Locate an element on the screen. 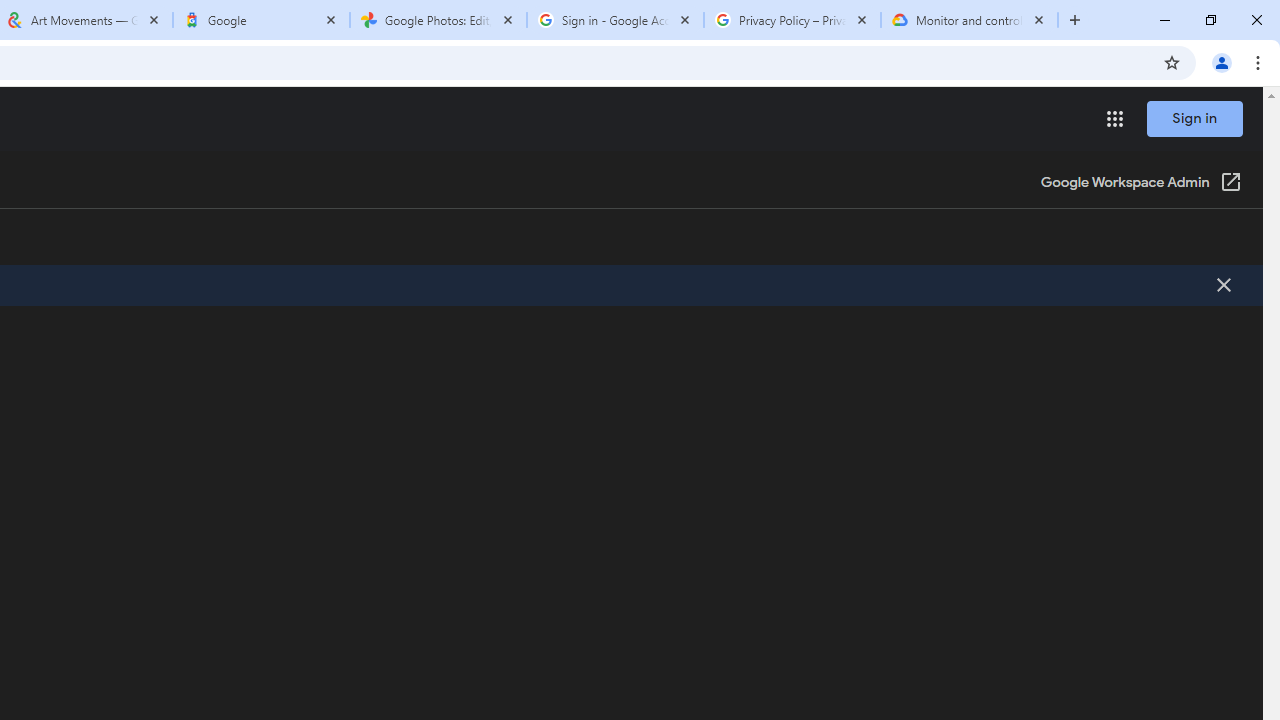 The height and width of the screenshot is (720, 1280). 'Sign in - Google Accounts' is located at coordinates (614, 20).